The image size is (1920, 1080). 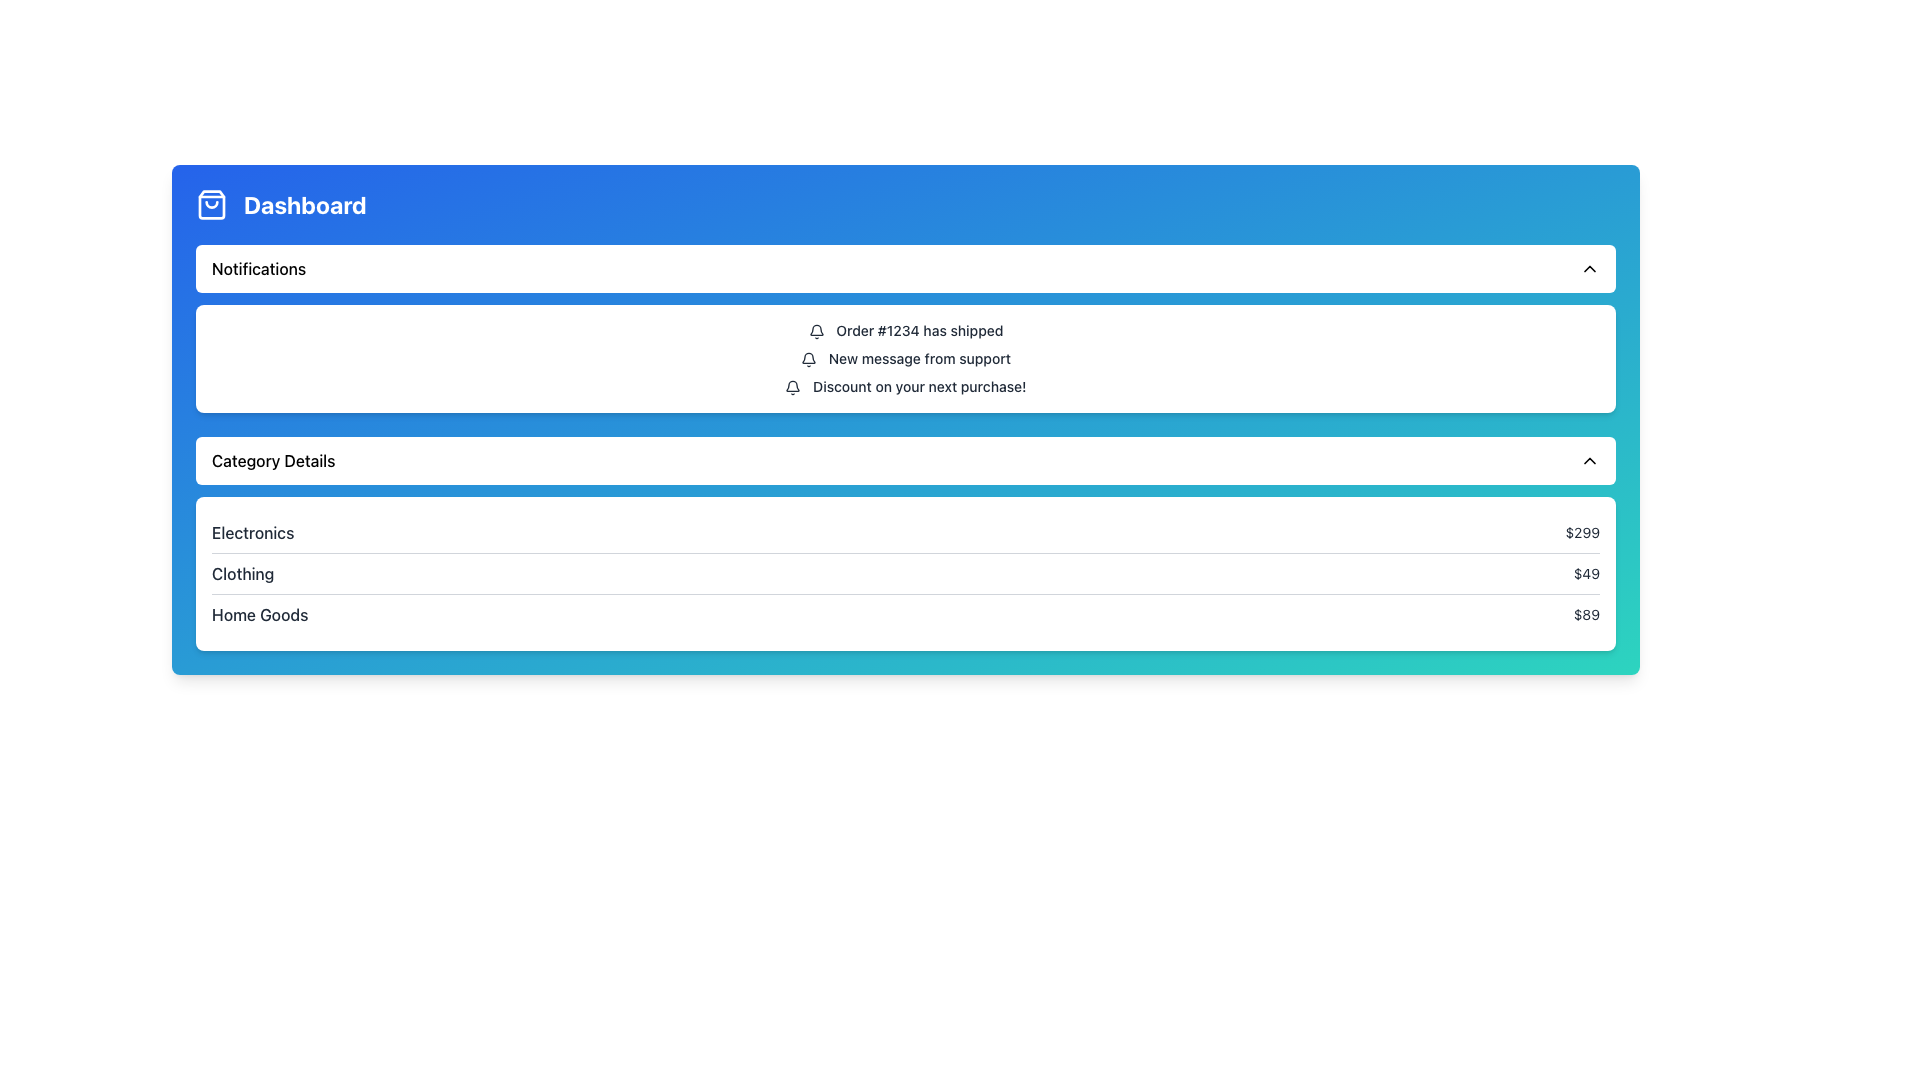 I want to click on the Text Label that serves as the title for the notifications section, positioned on the left side of a horizontal bar, so click(x=258, y=268).